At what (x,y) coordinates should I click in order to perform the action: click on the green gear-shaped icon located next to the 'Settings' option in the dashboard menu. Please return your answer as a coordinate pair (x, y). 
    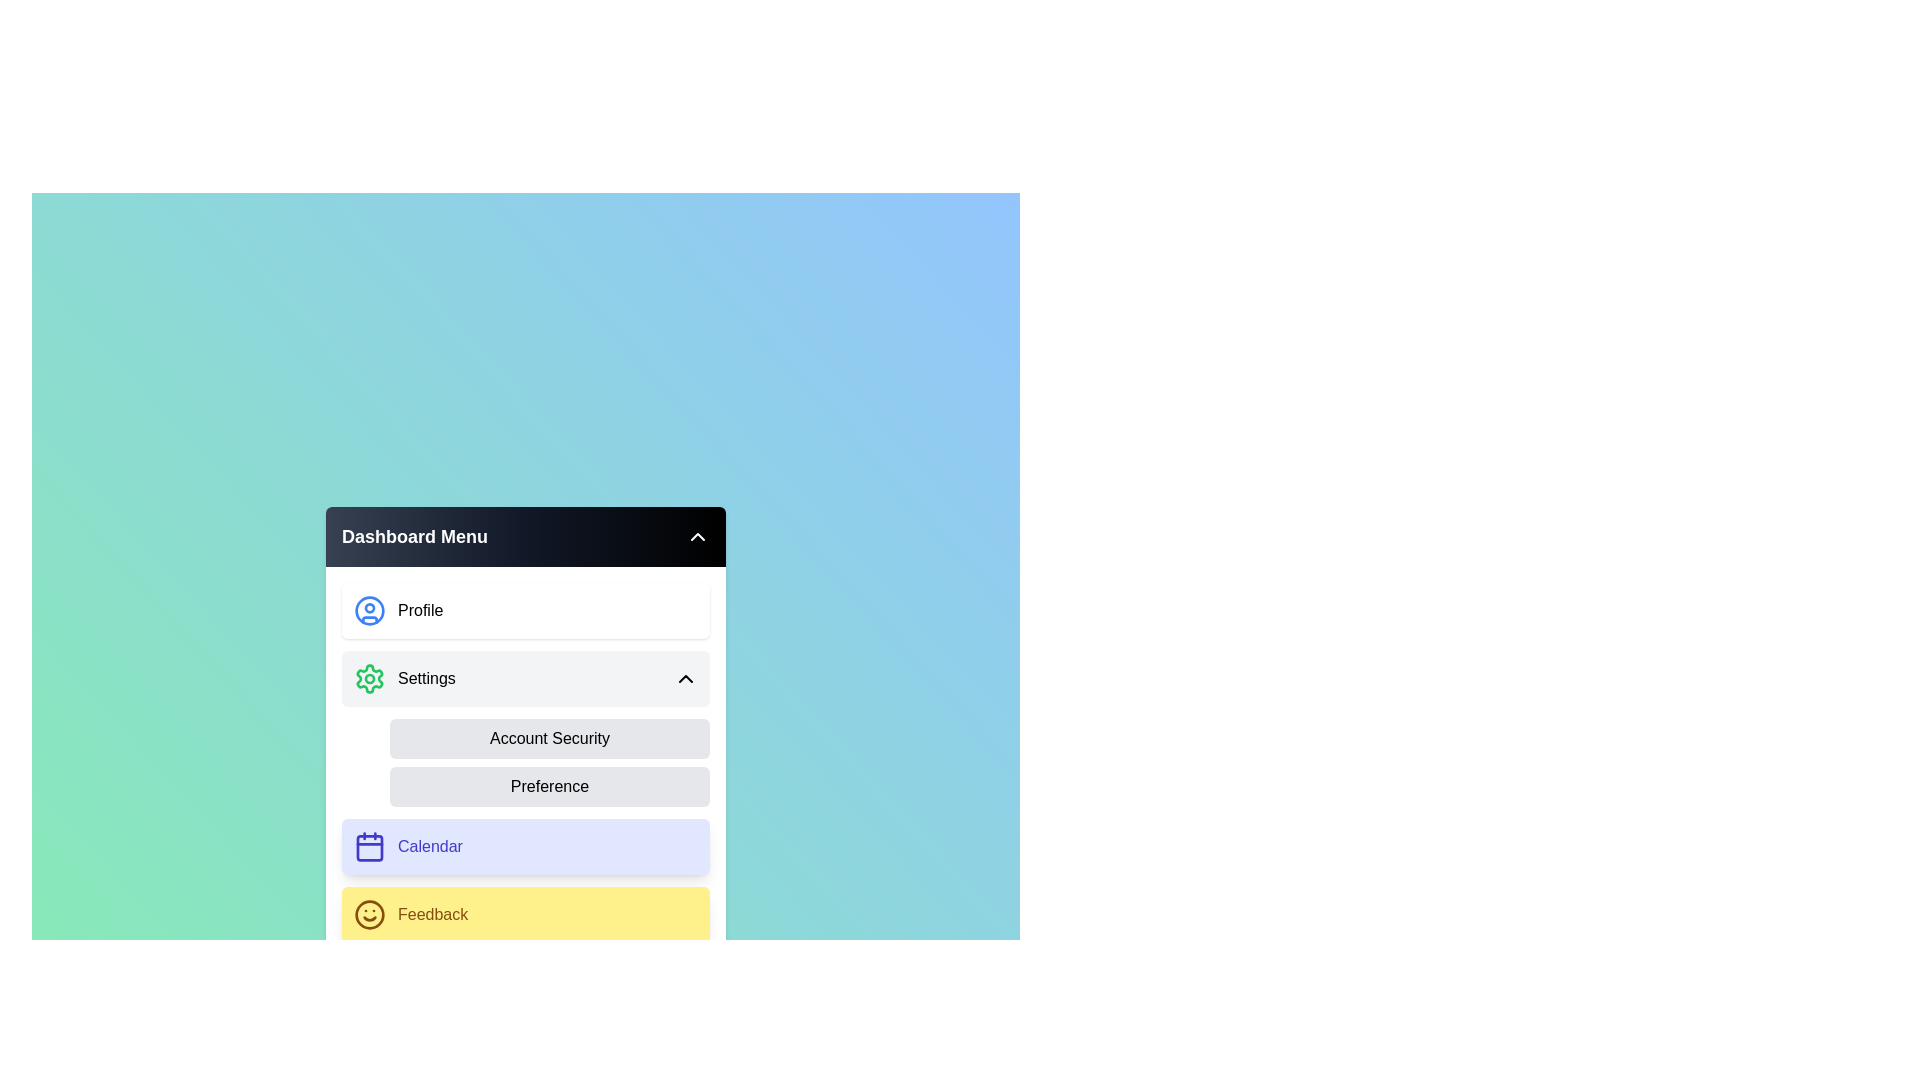
    Looking at the image, I should click on (369, 677).